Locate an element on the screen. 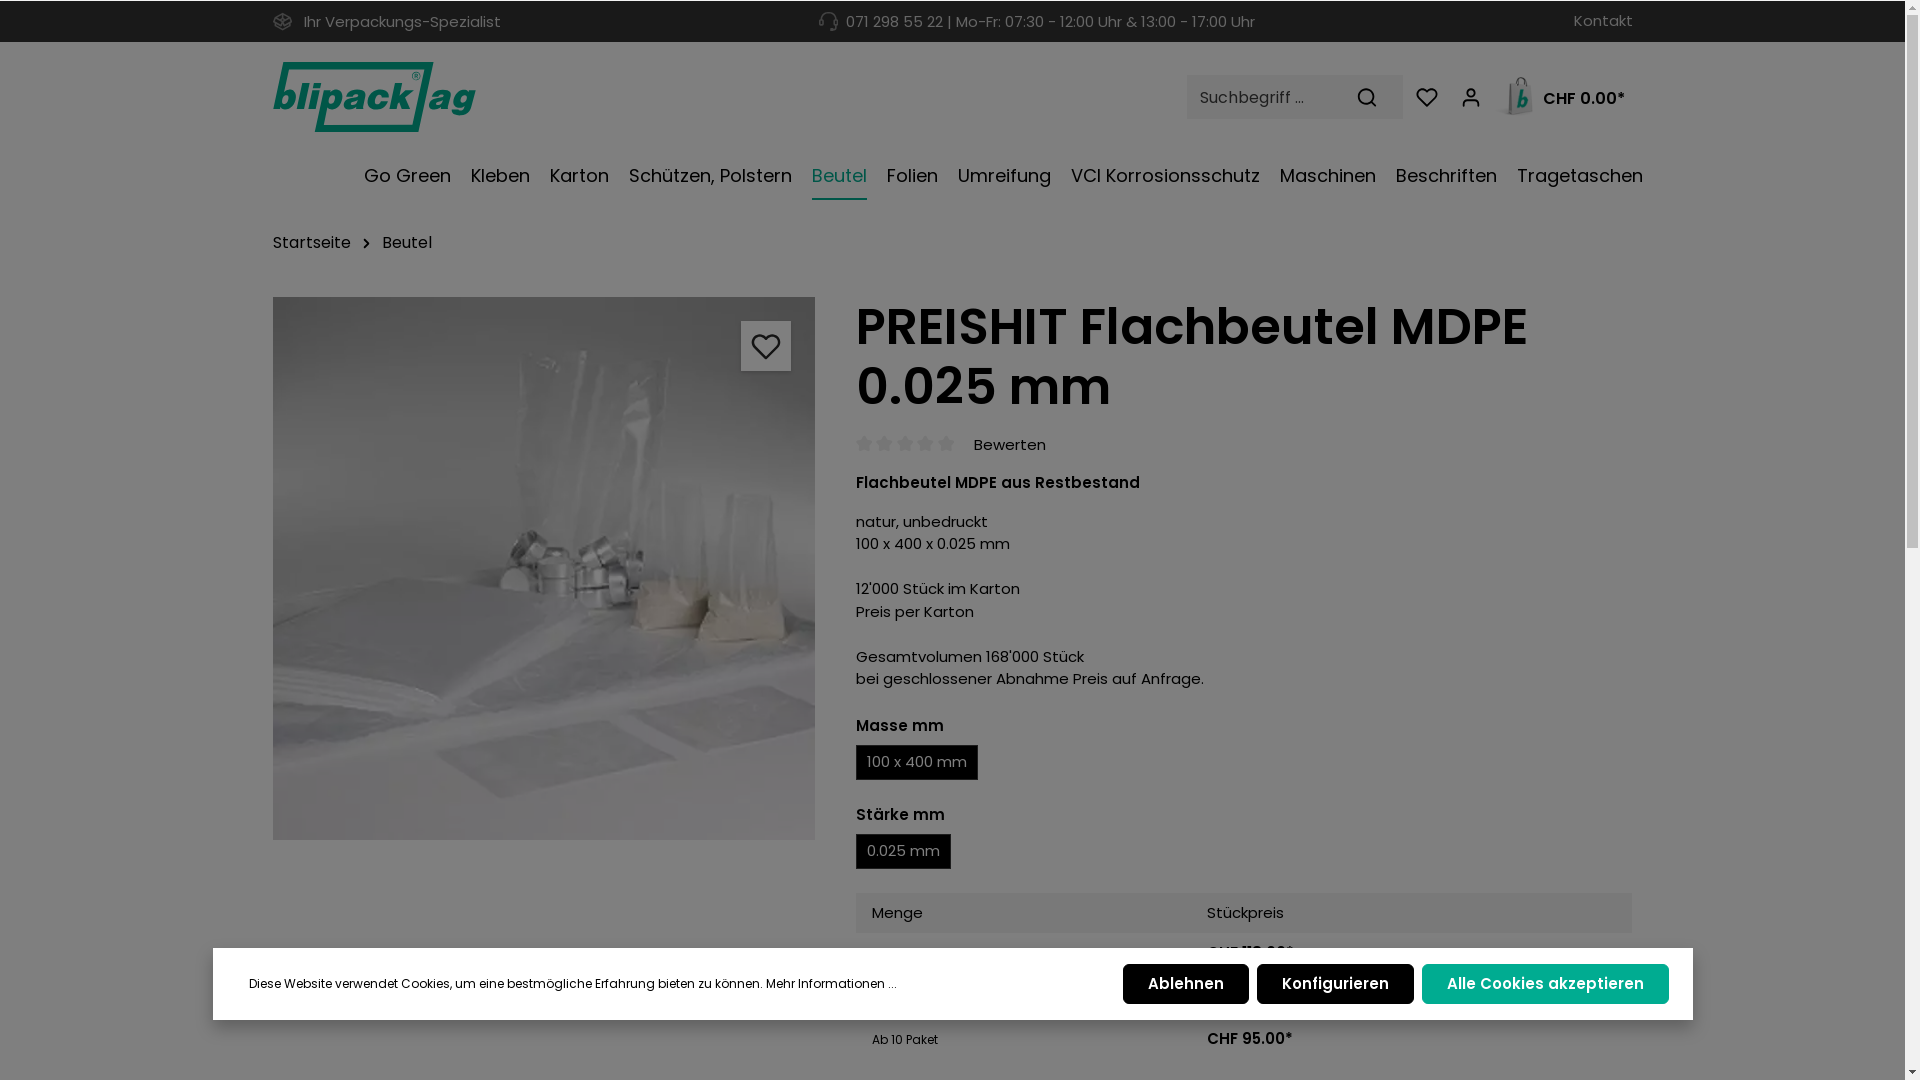 This screenshot has height=1080, width=1920. 'Kontakt' is located at coordinates (1603, 21).